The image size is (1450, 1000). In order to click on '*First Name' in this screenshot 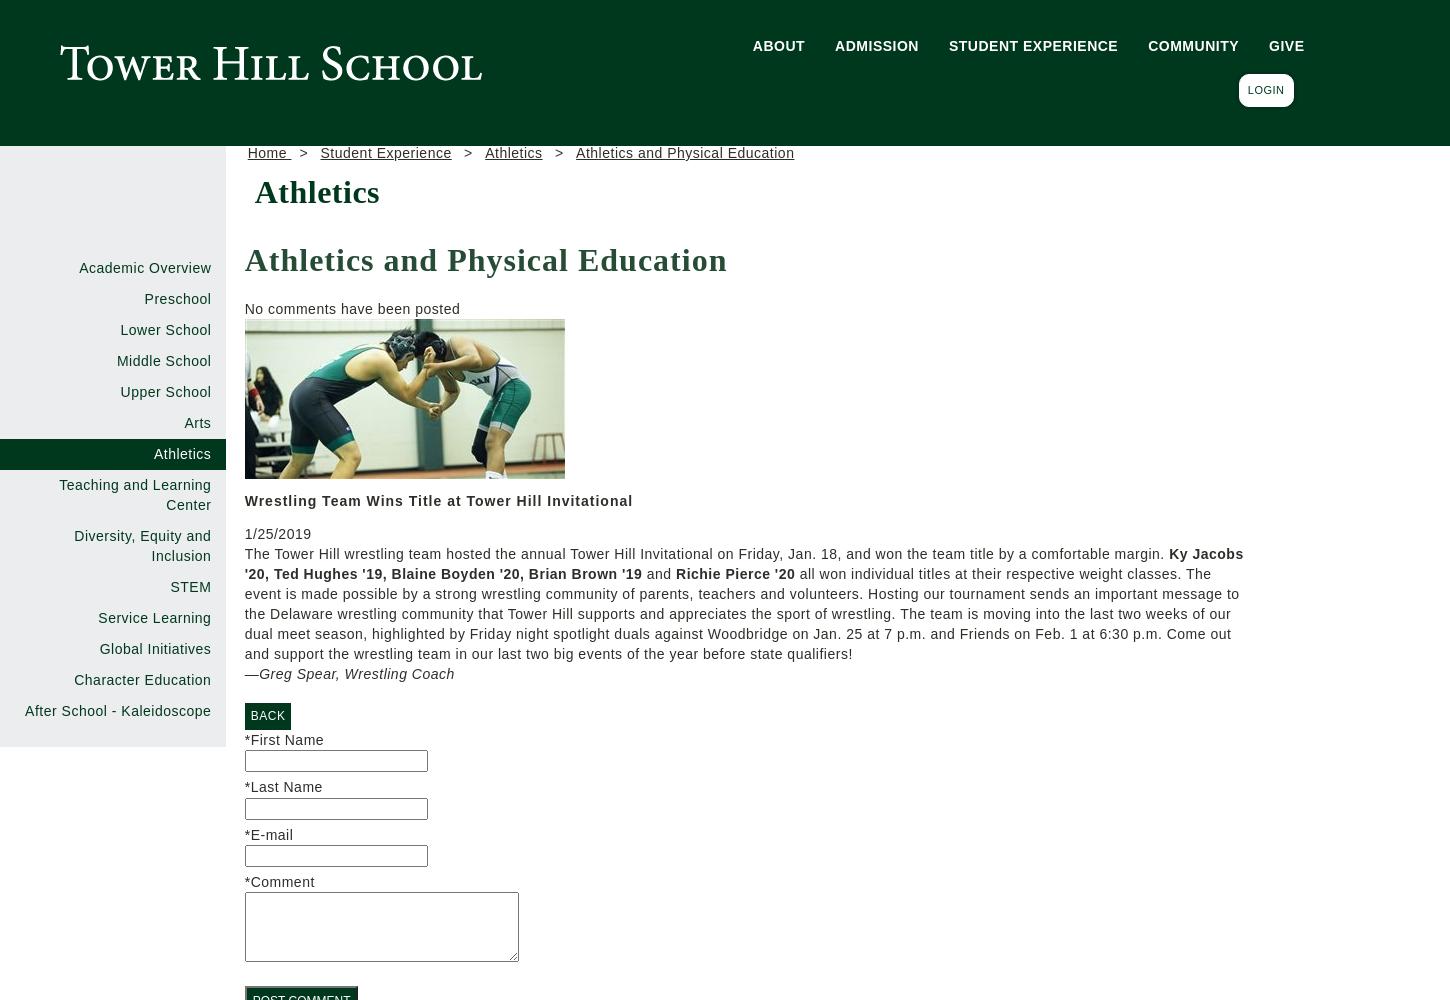, I will do `click(284, 739)`.